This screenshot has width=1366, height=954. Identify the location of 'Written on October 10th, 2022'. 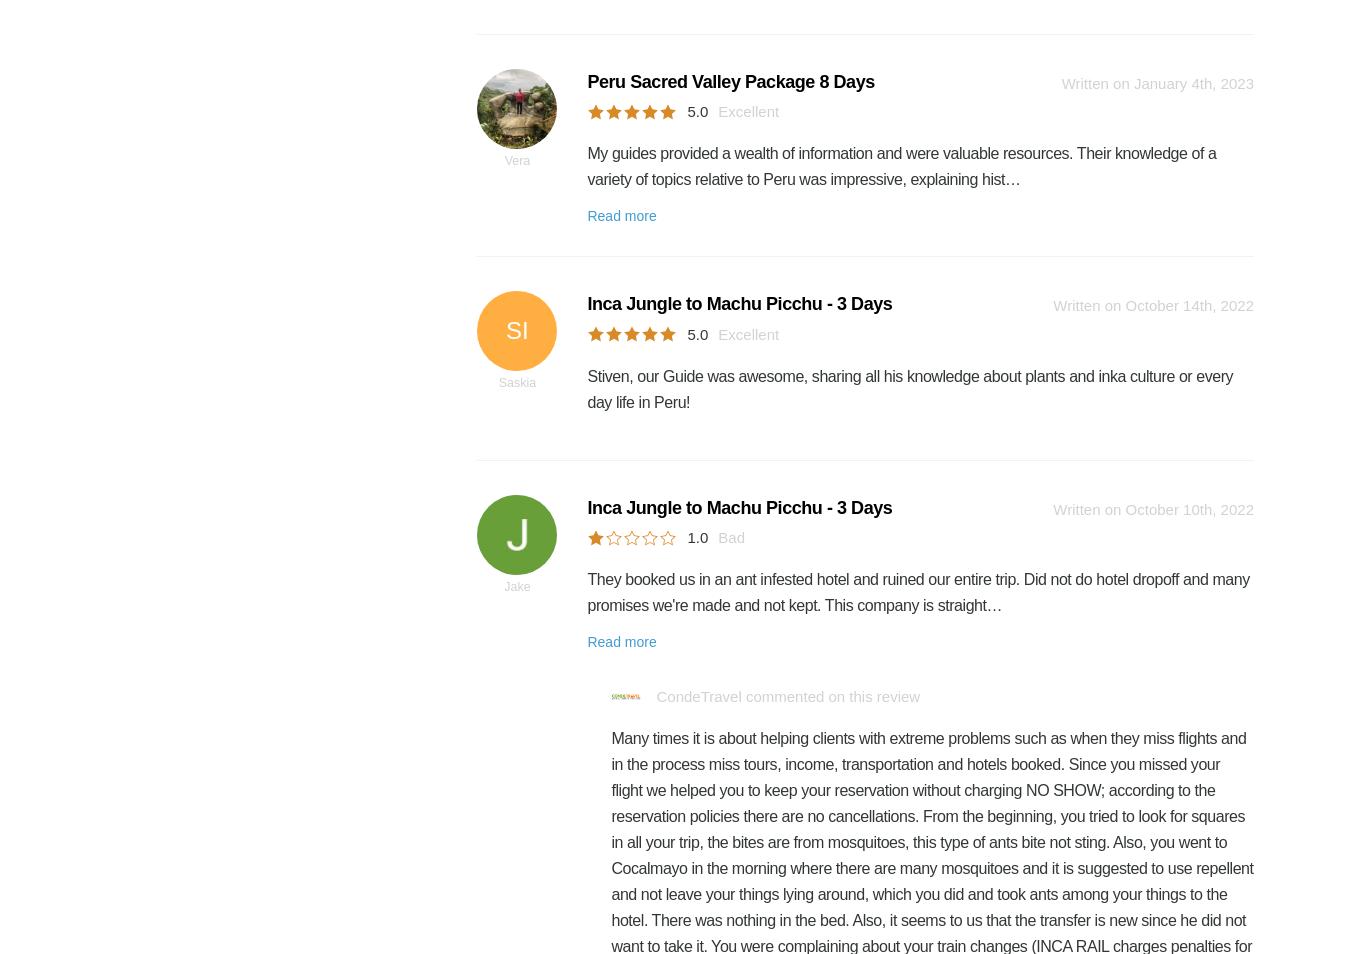
(1153, 507).